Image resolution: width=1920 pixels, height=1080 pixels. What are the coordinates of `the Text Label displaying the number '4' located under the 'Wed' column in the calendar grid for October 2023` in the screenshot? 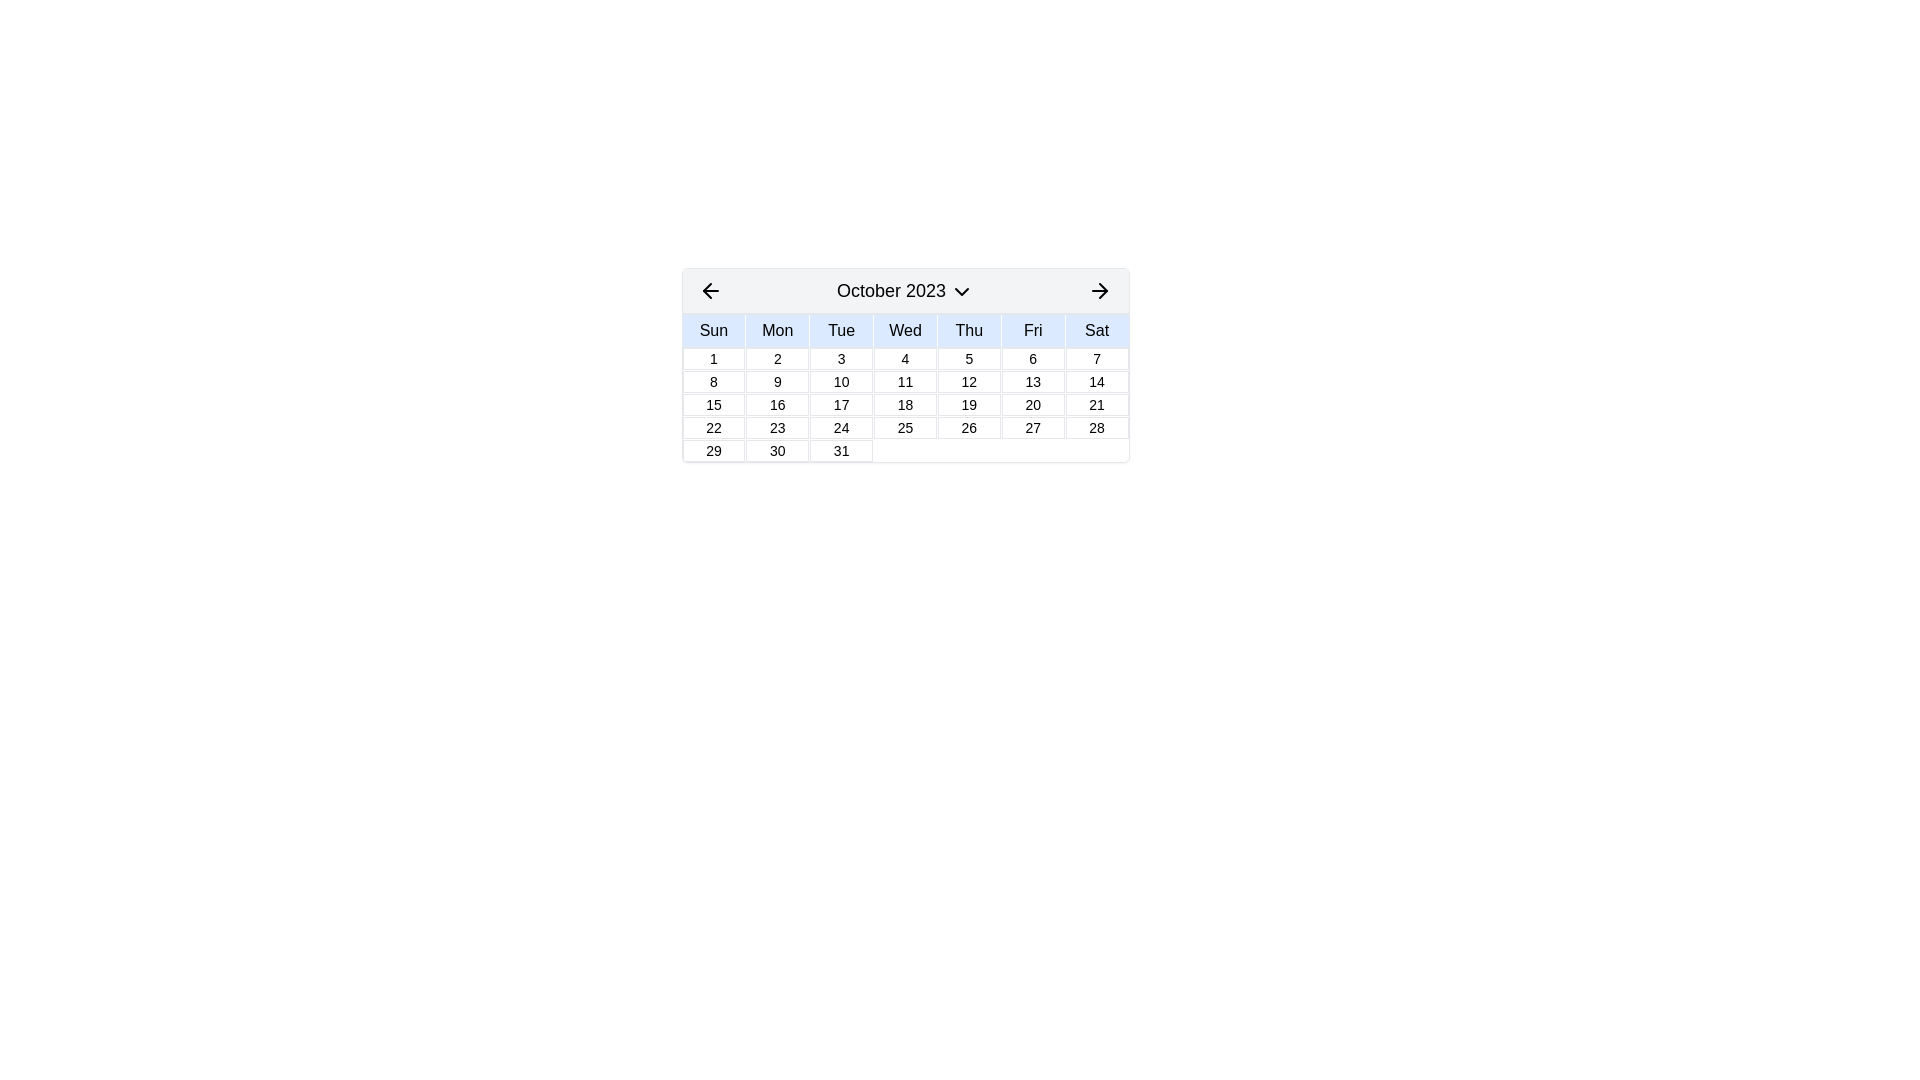 It's located at (904, 357).